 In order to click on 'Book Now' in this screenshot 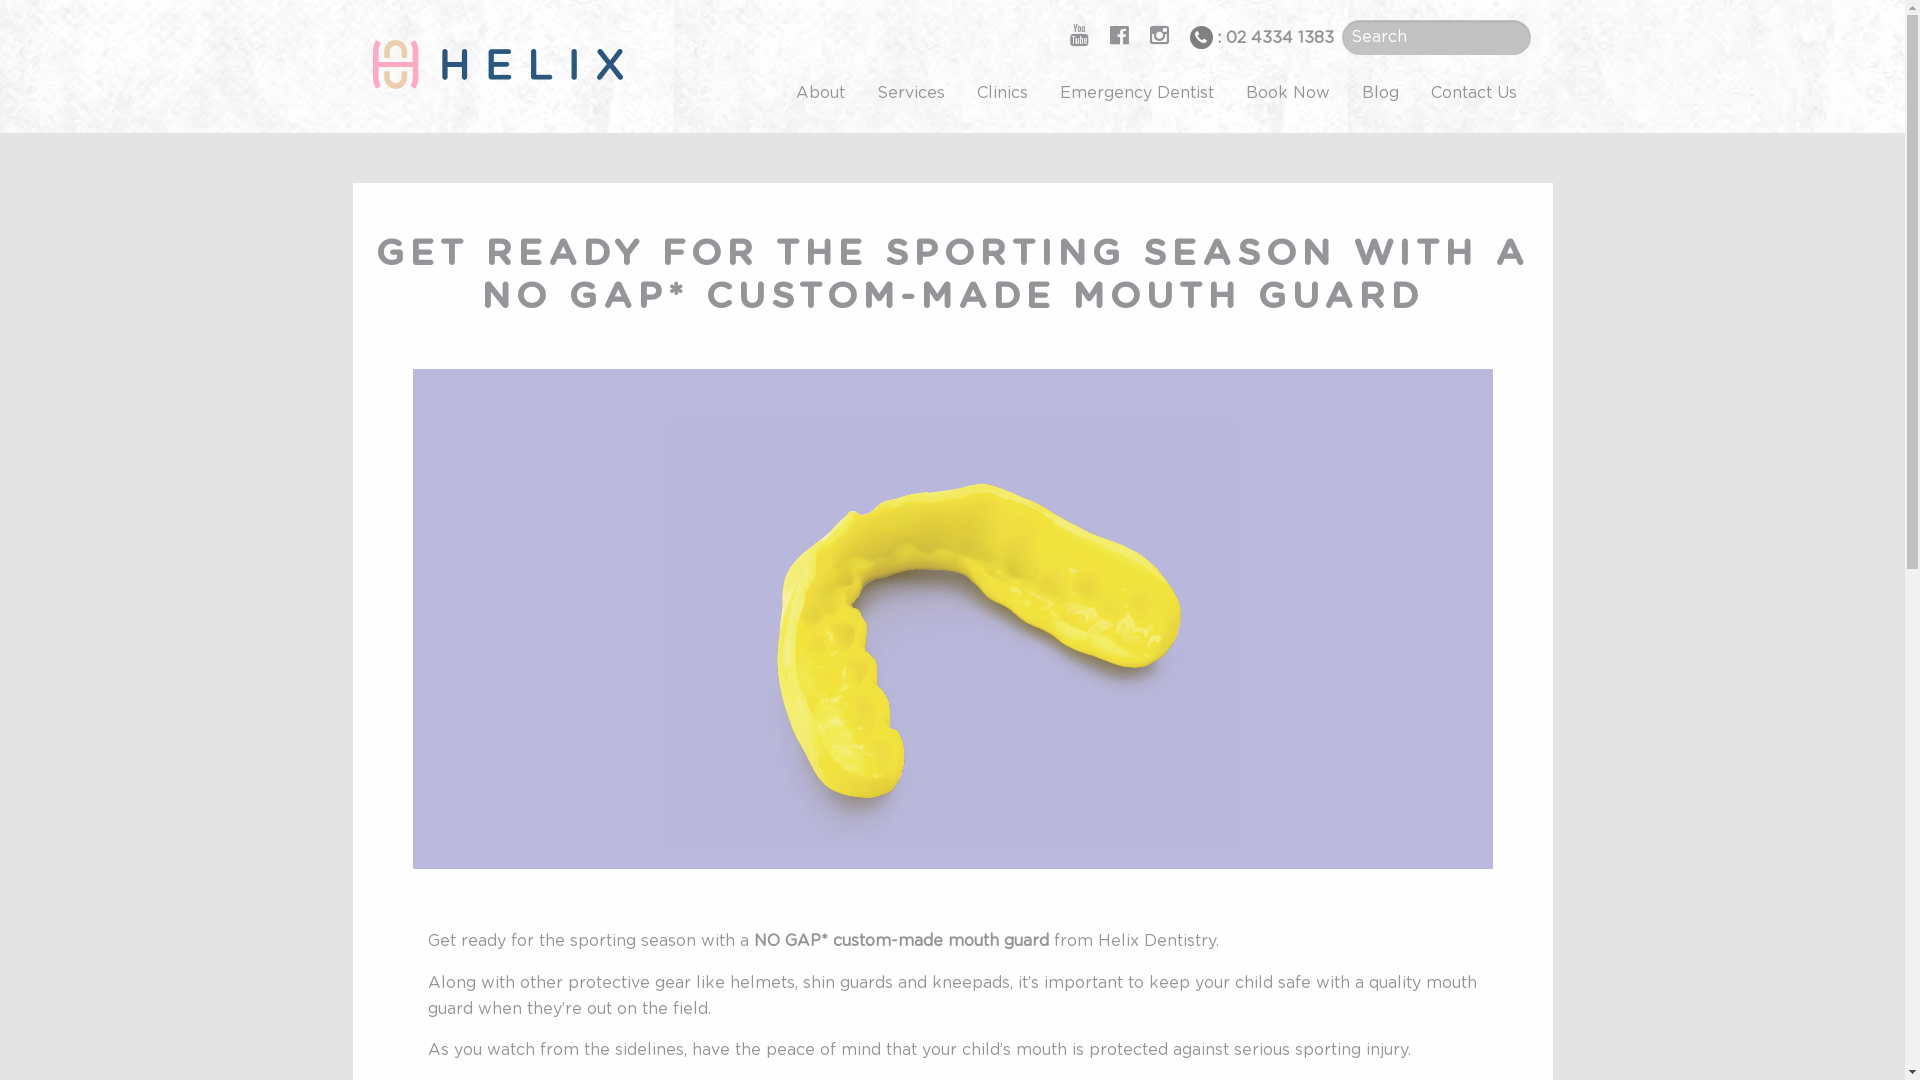, I will do `click(1287, 92)`.